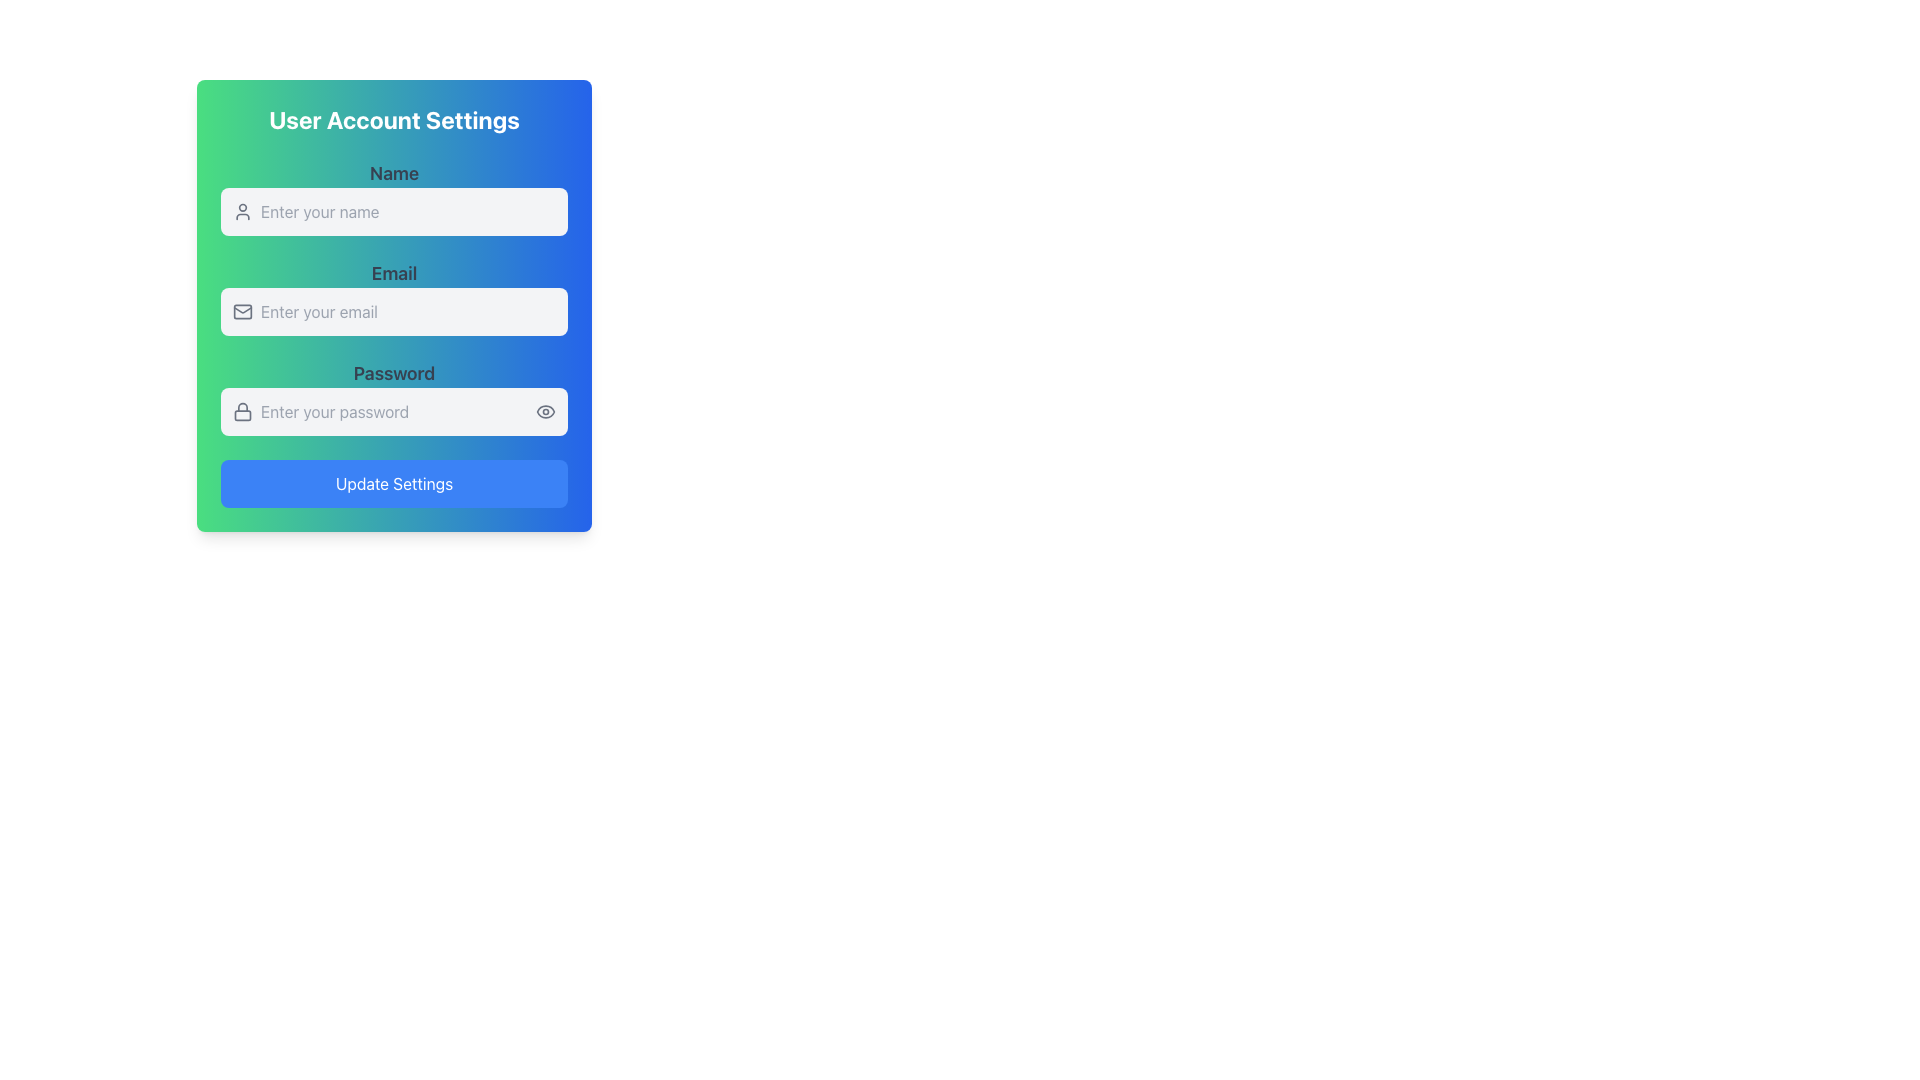  What do you see at coordinates (394, 273) in the screenshot?
I see `the text label indicating the email input field, which is centrally aligned above the email input and below the 'Name' heading` at bounding box center [394, 273].